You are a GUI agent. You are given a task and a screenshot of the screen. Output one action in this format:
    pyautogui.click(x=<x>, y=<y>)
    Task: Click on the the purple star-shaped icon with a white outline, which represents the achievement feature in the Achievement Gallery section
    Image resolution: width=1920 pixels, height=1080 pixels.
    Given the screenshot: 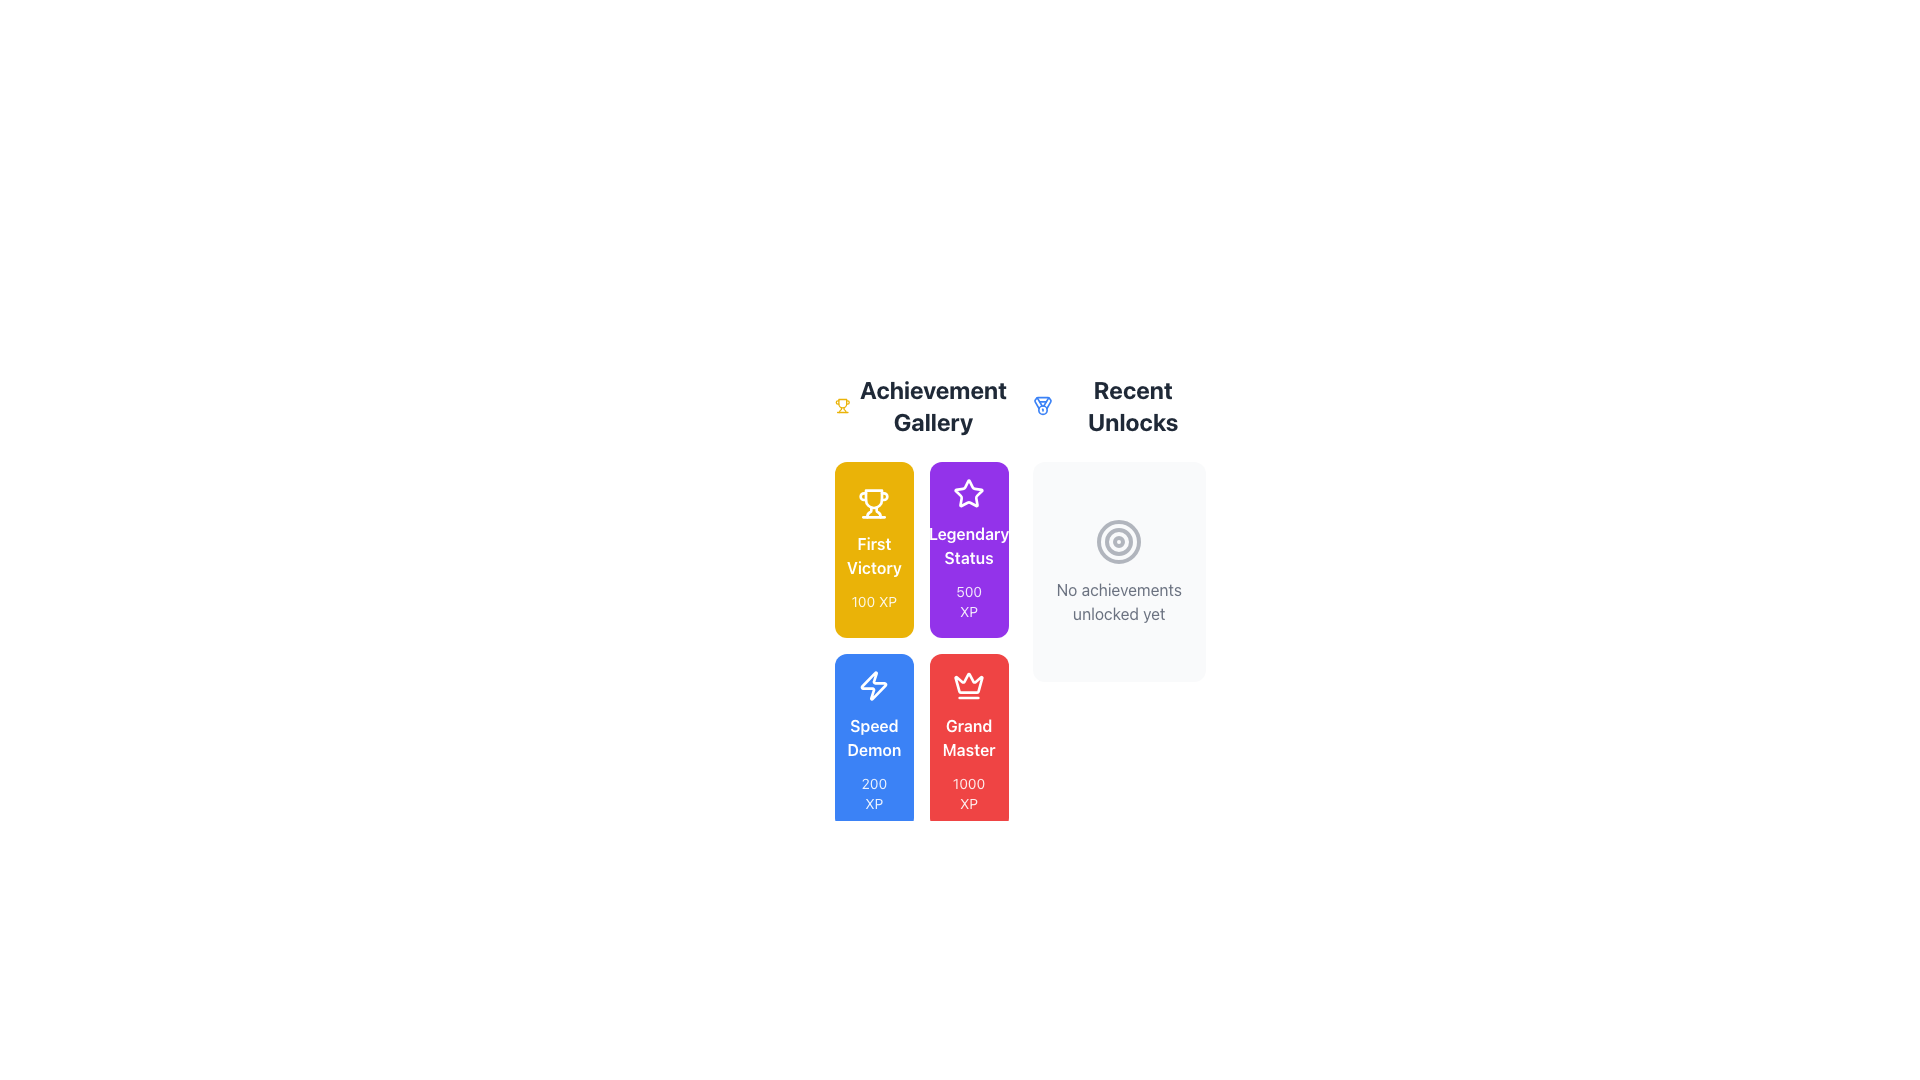 What is the action you would take?
    pyautogui.click(x=969, y=493)
    